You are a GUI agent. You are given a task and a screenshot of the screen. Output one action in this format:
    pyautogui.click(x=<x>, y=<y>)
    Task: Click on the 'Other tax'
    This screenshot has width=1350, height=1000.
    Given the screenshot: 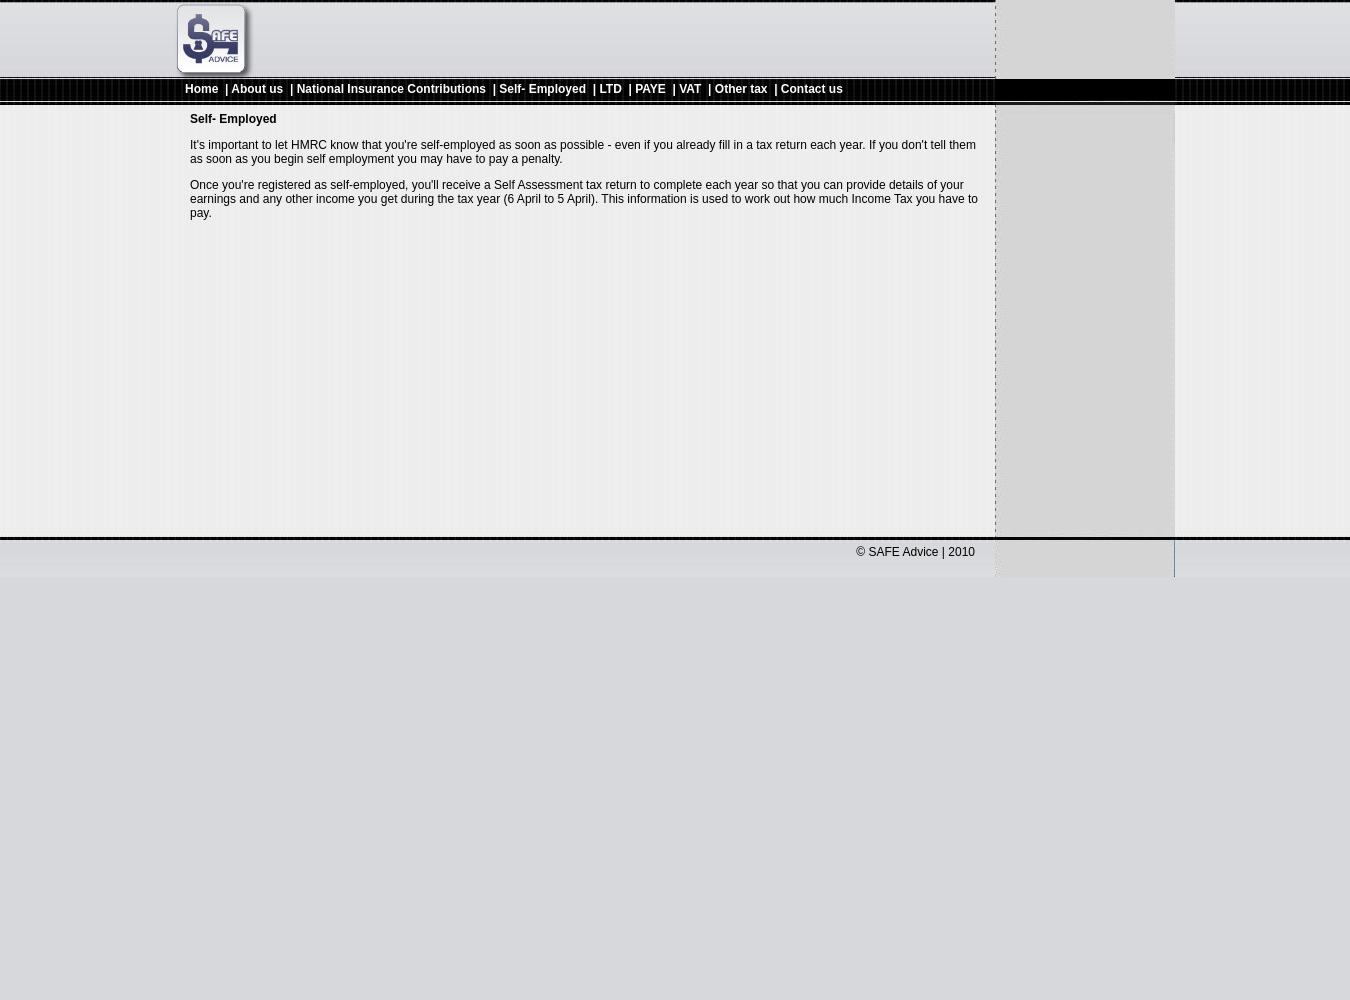 What is the action you would take?
    pyautogui.click(x=713, y=88)
    